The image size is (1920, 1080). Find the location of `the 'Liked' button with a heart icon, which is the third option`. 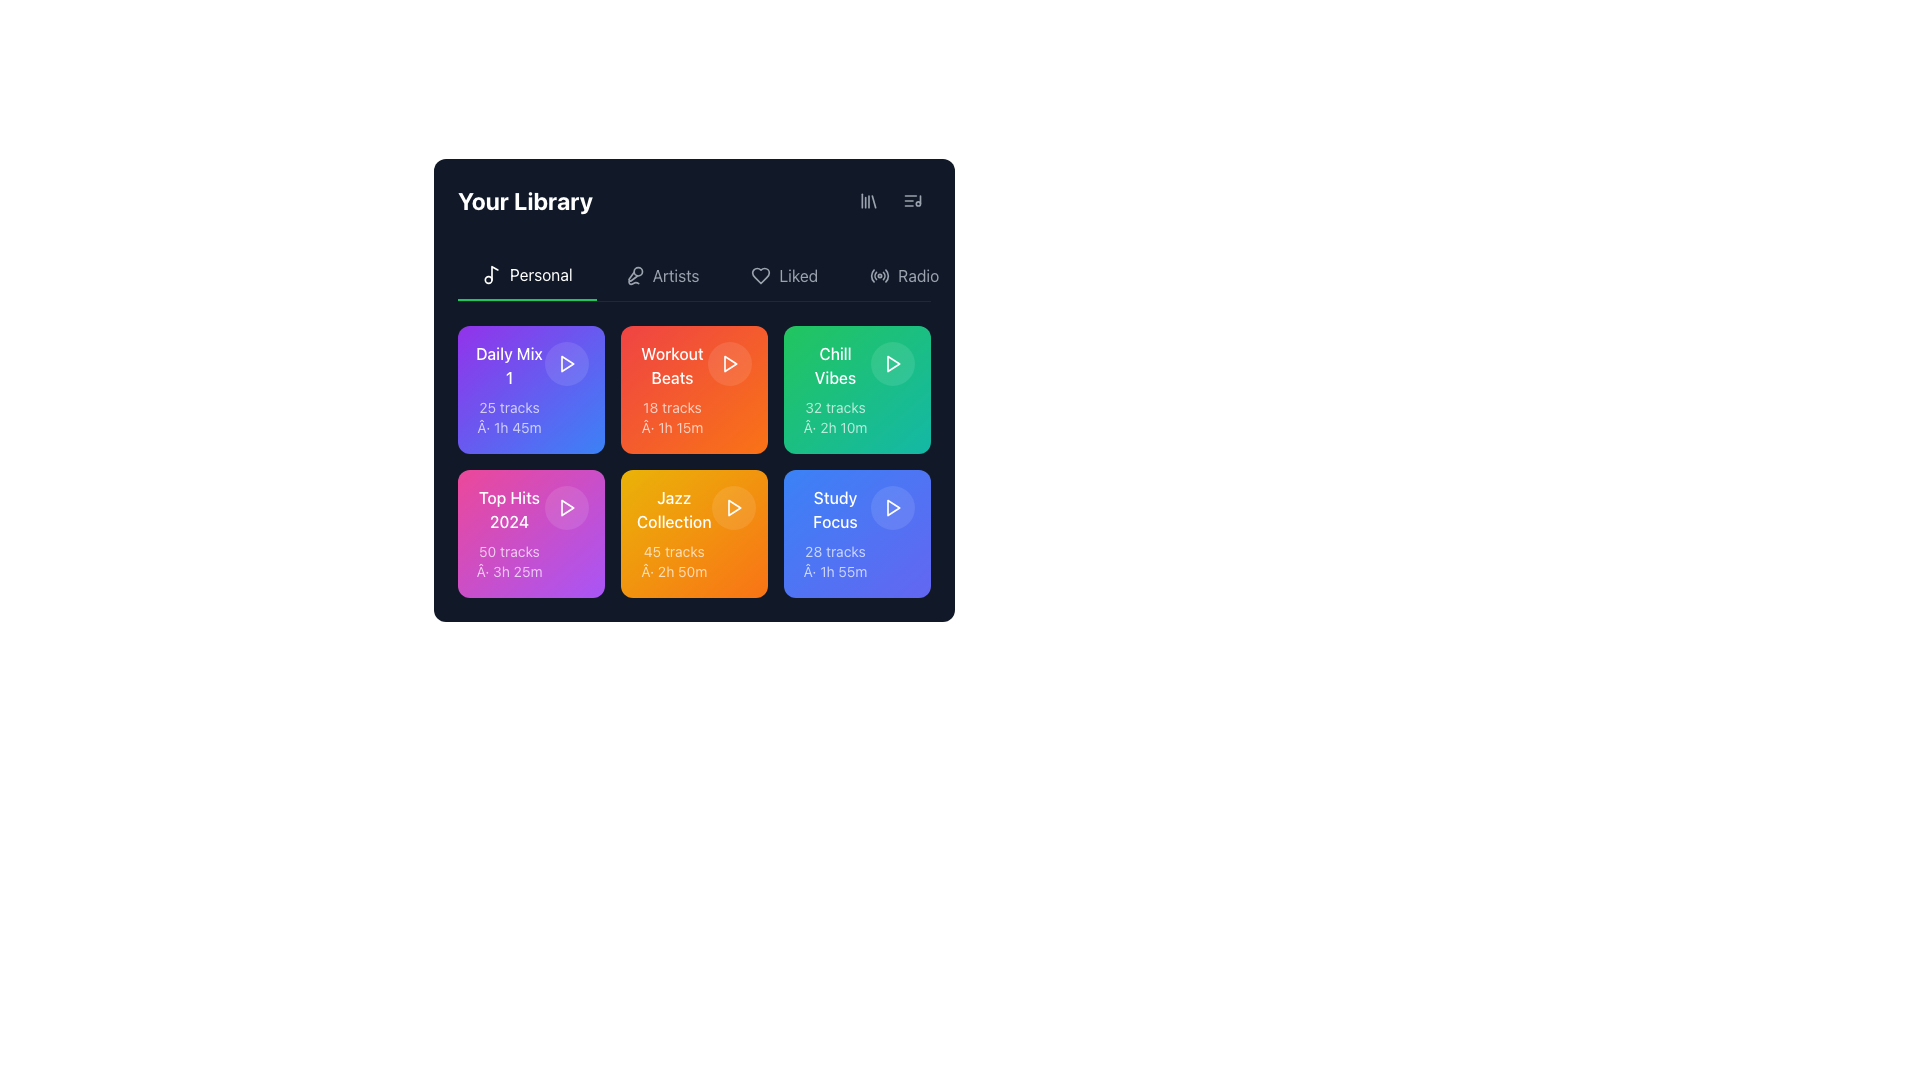

the 'Liked' button with a heart icon, which is the third option is located at coordinates (783, 276).